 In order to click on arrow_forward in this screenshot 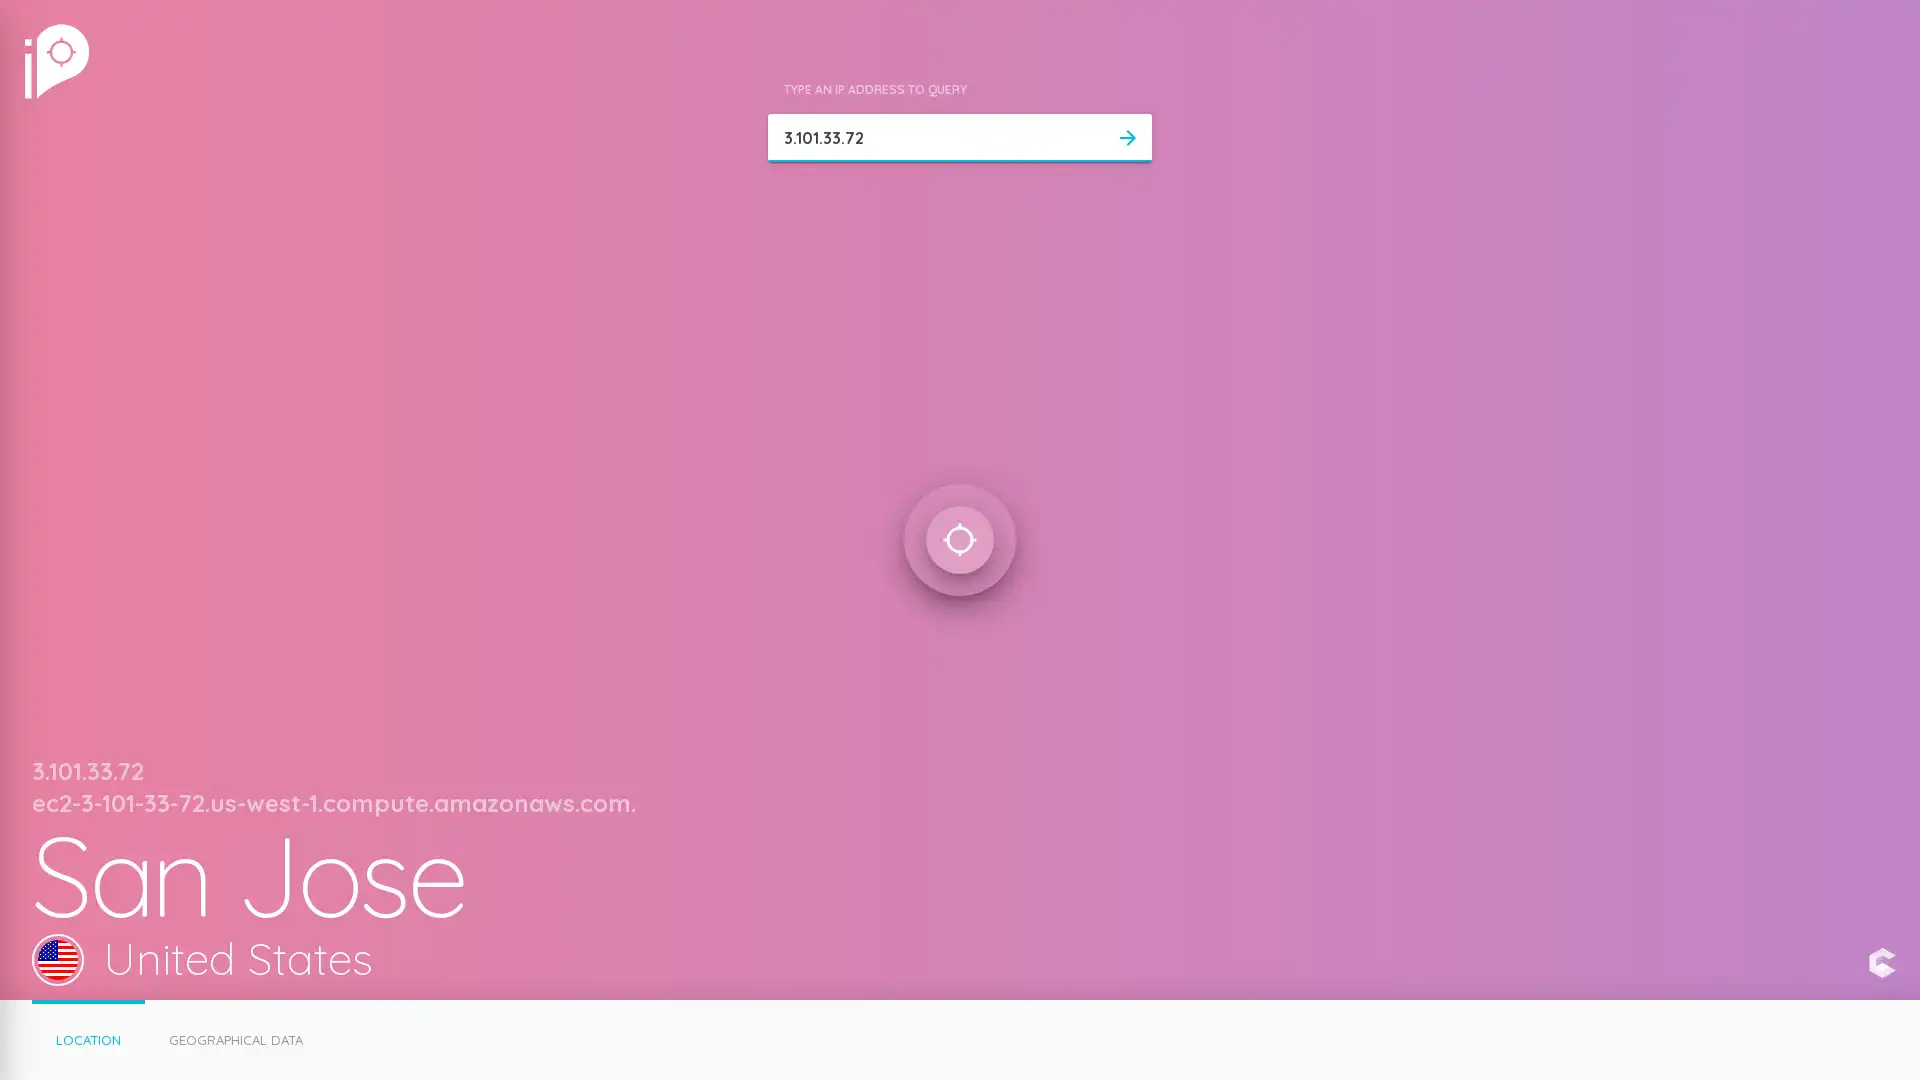, I will do `click(1128, 137)`.